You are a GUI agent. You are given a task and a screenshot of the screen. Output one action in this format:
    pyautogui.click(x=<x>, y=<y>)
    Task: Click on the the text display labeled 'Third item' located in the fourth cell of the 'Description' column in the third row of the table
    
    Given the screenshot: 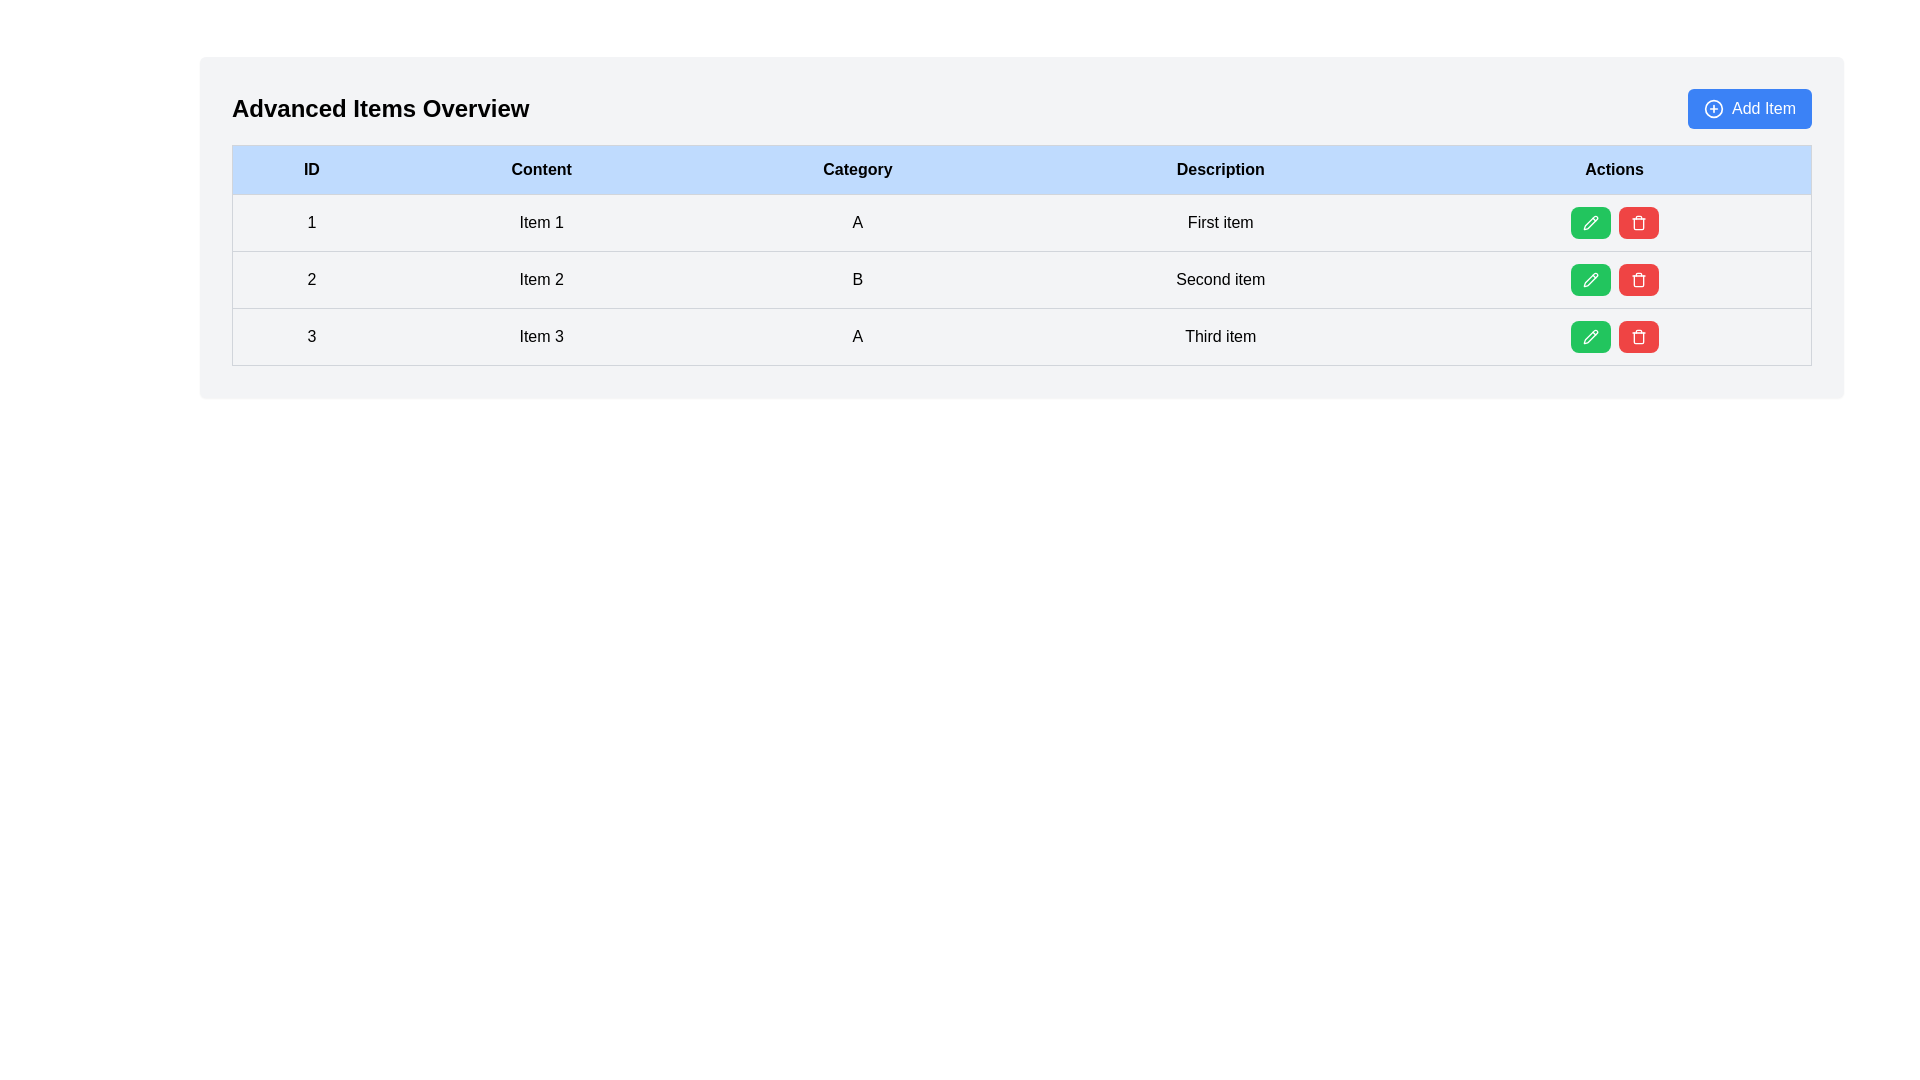 What is the action you would take?
    pyautogui.click(x=1219, y=335)
    